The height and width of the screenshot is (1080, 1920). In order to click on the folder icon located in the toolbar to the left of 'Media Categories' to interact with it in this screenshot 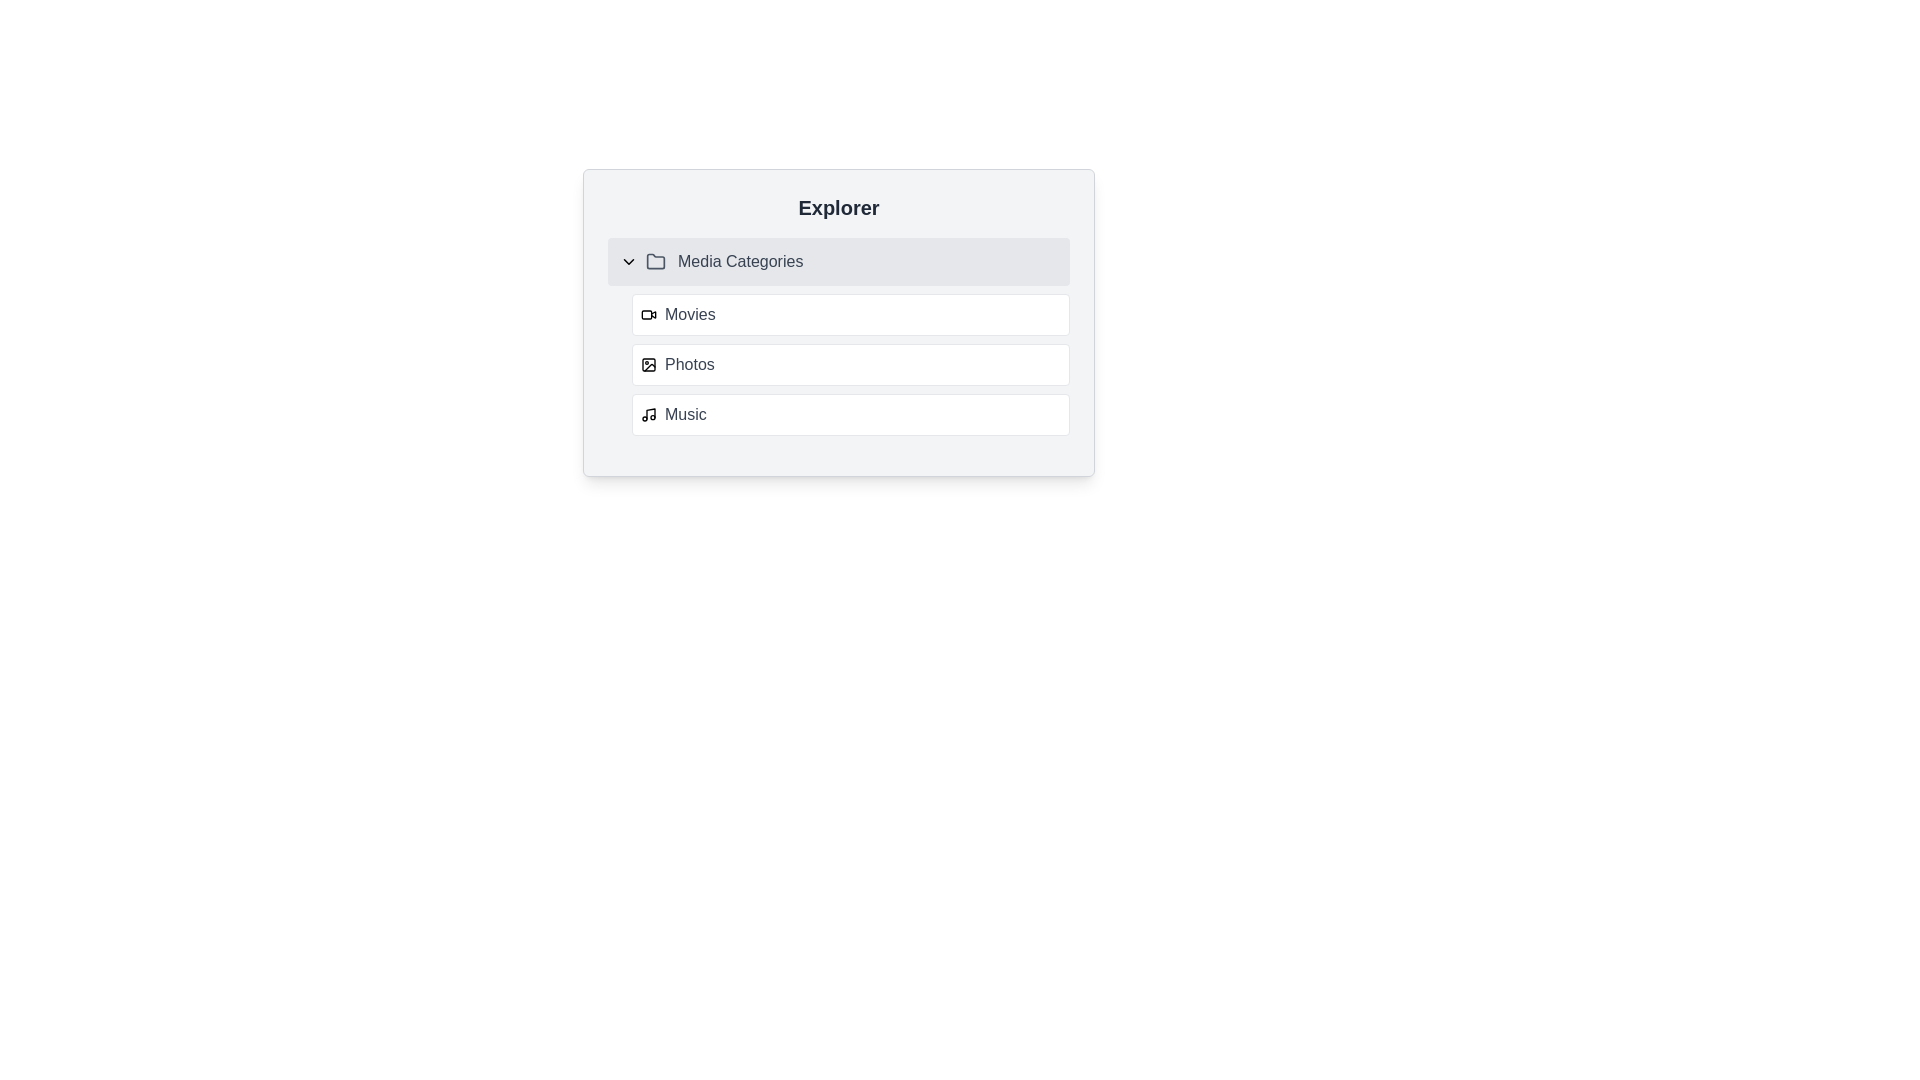, I will do `click(656, 260)`.